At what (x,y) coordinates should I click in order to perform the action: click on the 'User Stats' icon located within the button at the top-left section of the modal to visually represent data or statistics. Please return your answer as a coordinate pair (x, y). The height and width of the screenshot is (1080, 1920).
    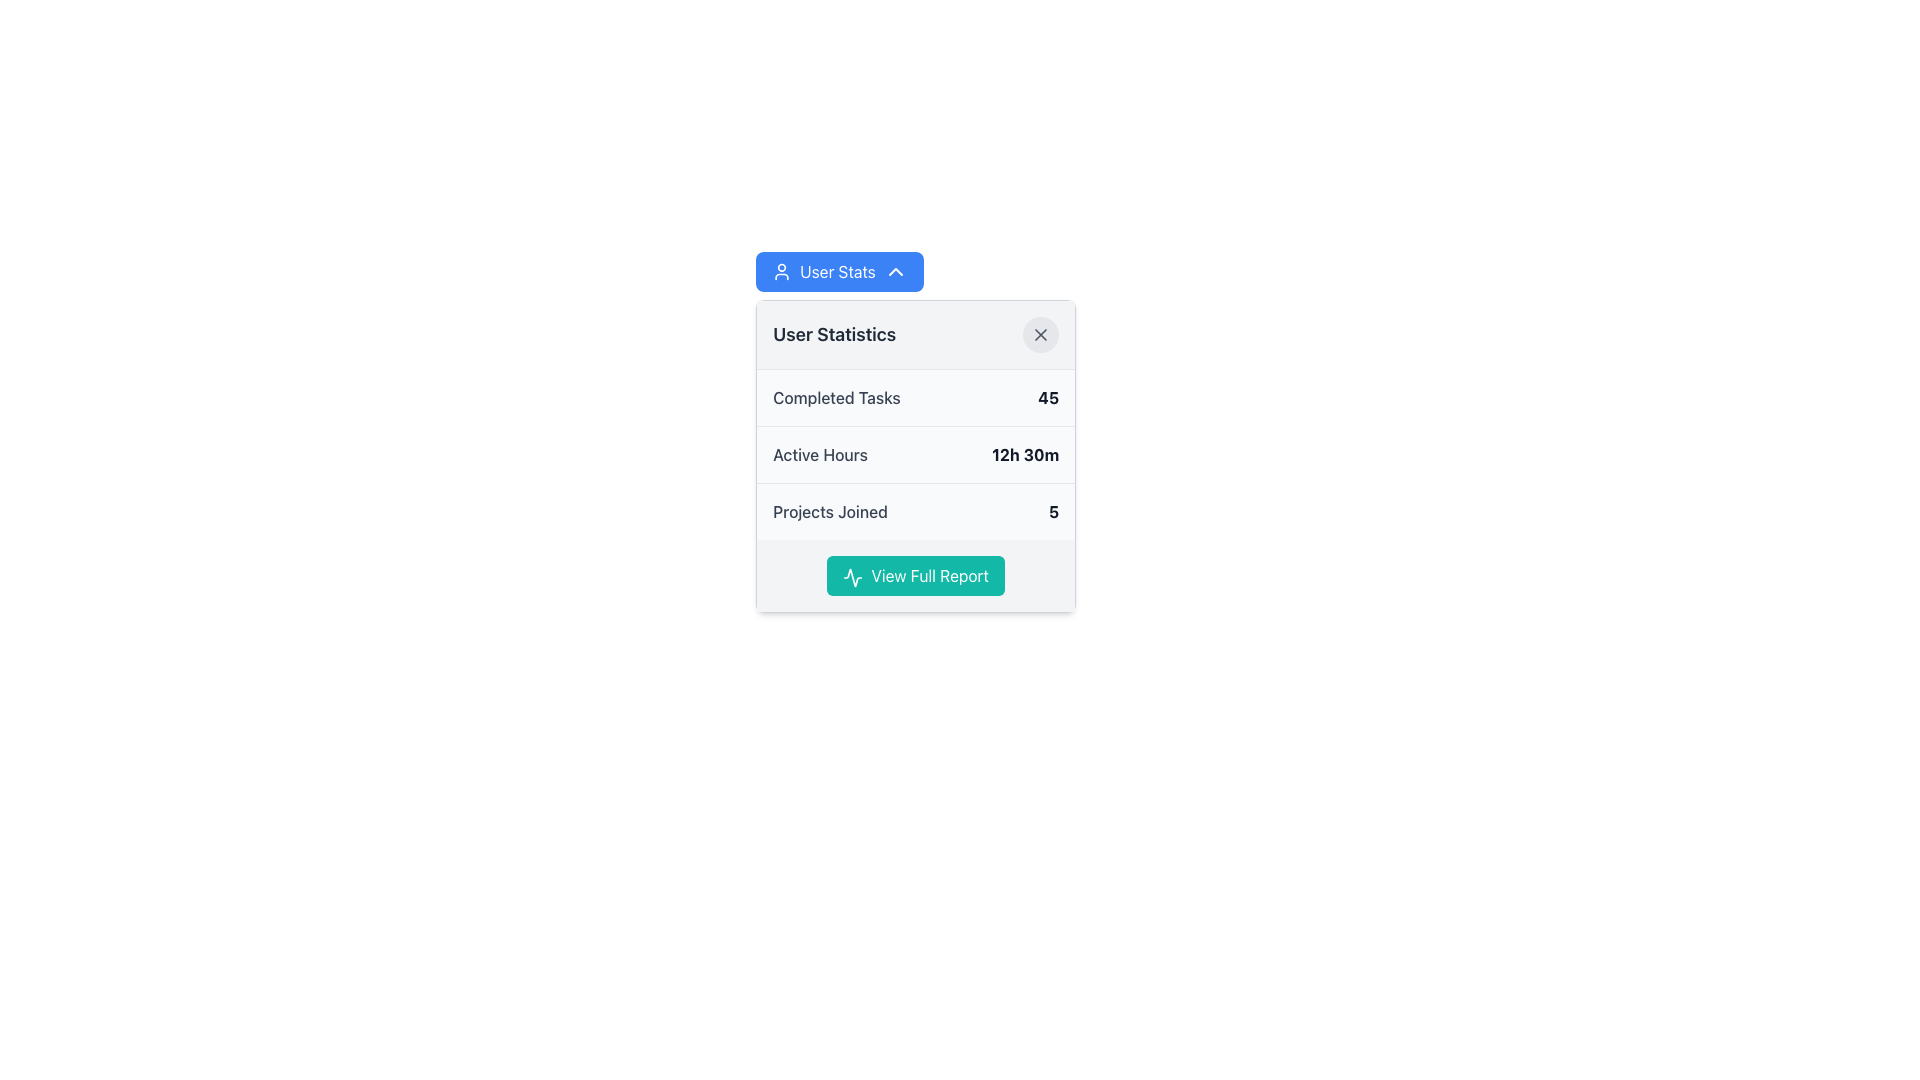
    Looking at the image, I should click on (853, 577).